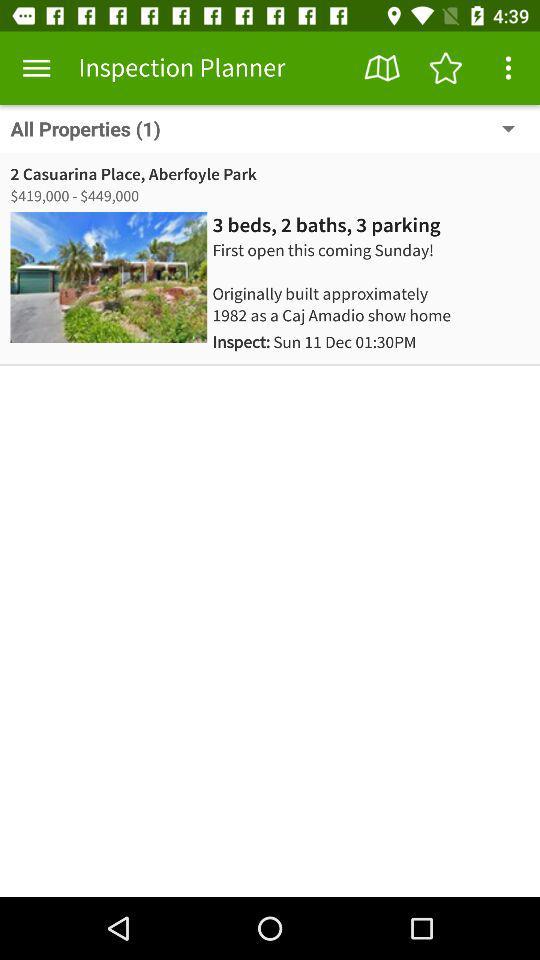 This screenshot has height=960, width=540. I want to click on the item below the first open this item, so click(314, 342).